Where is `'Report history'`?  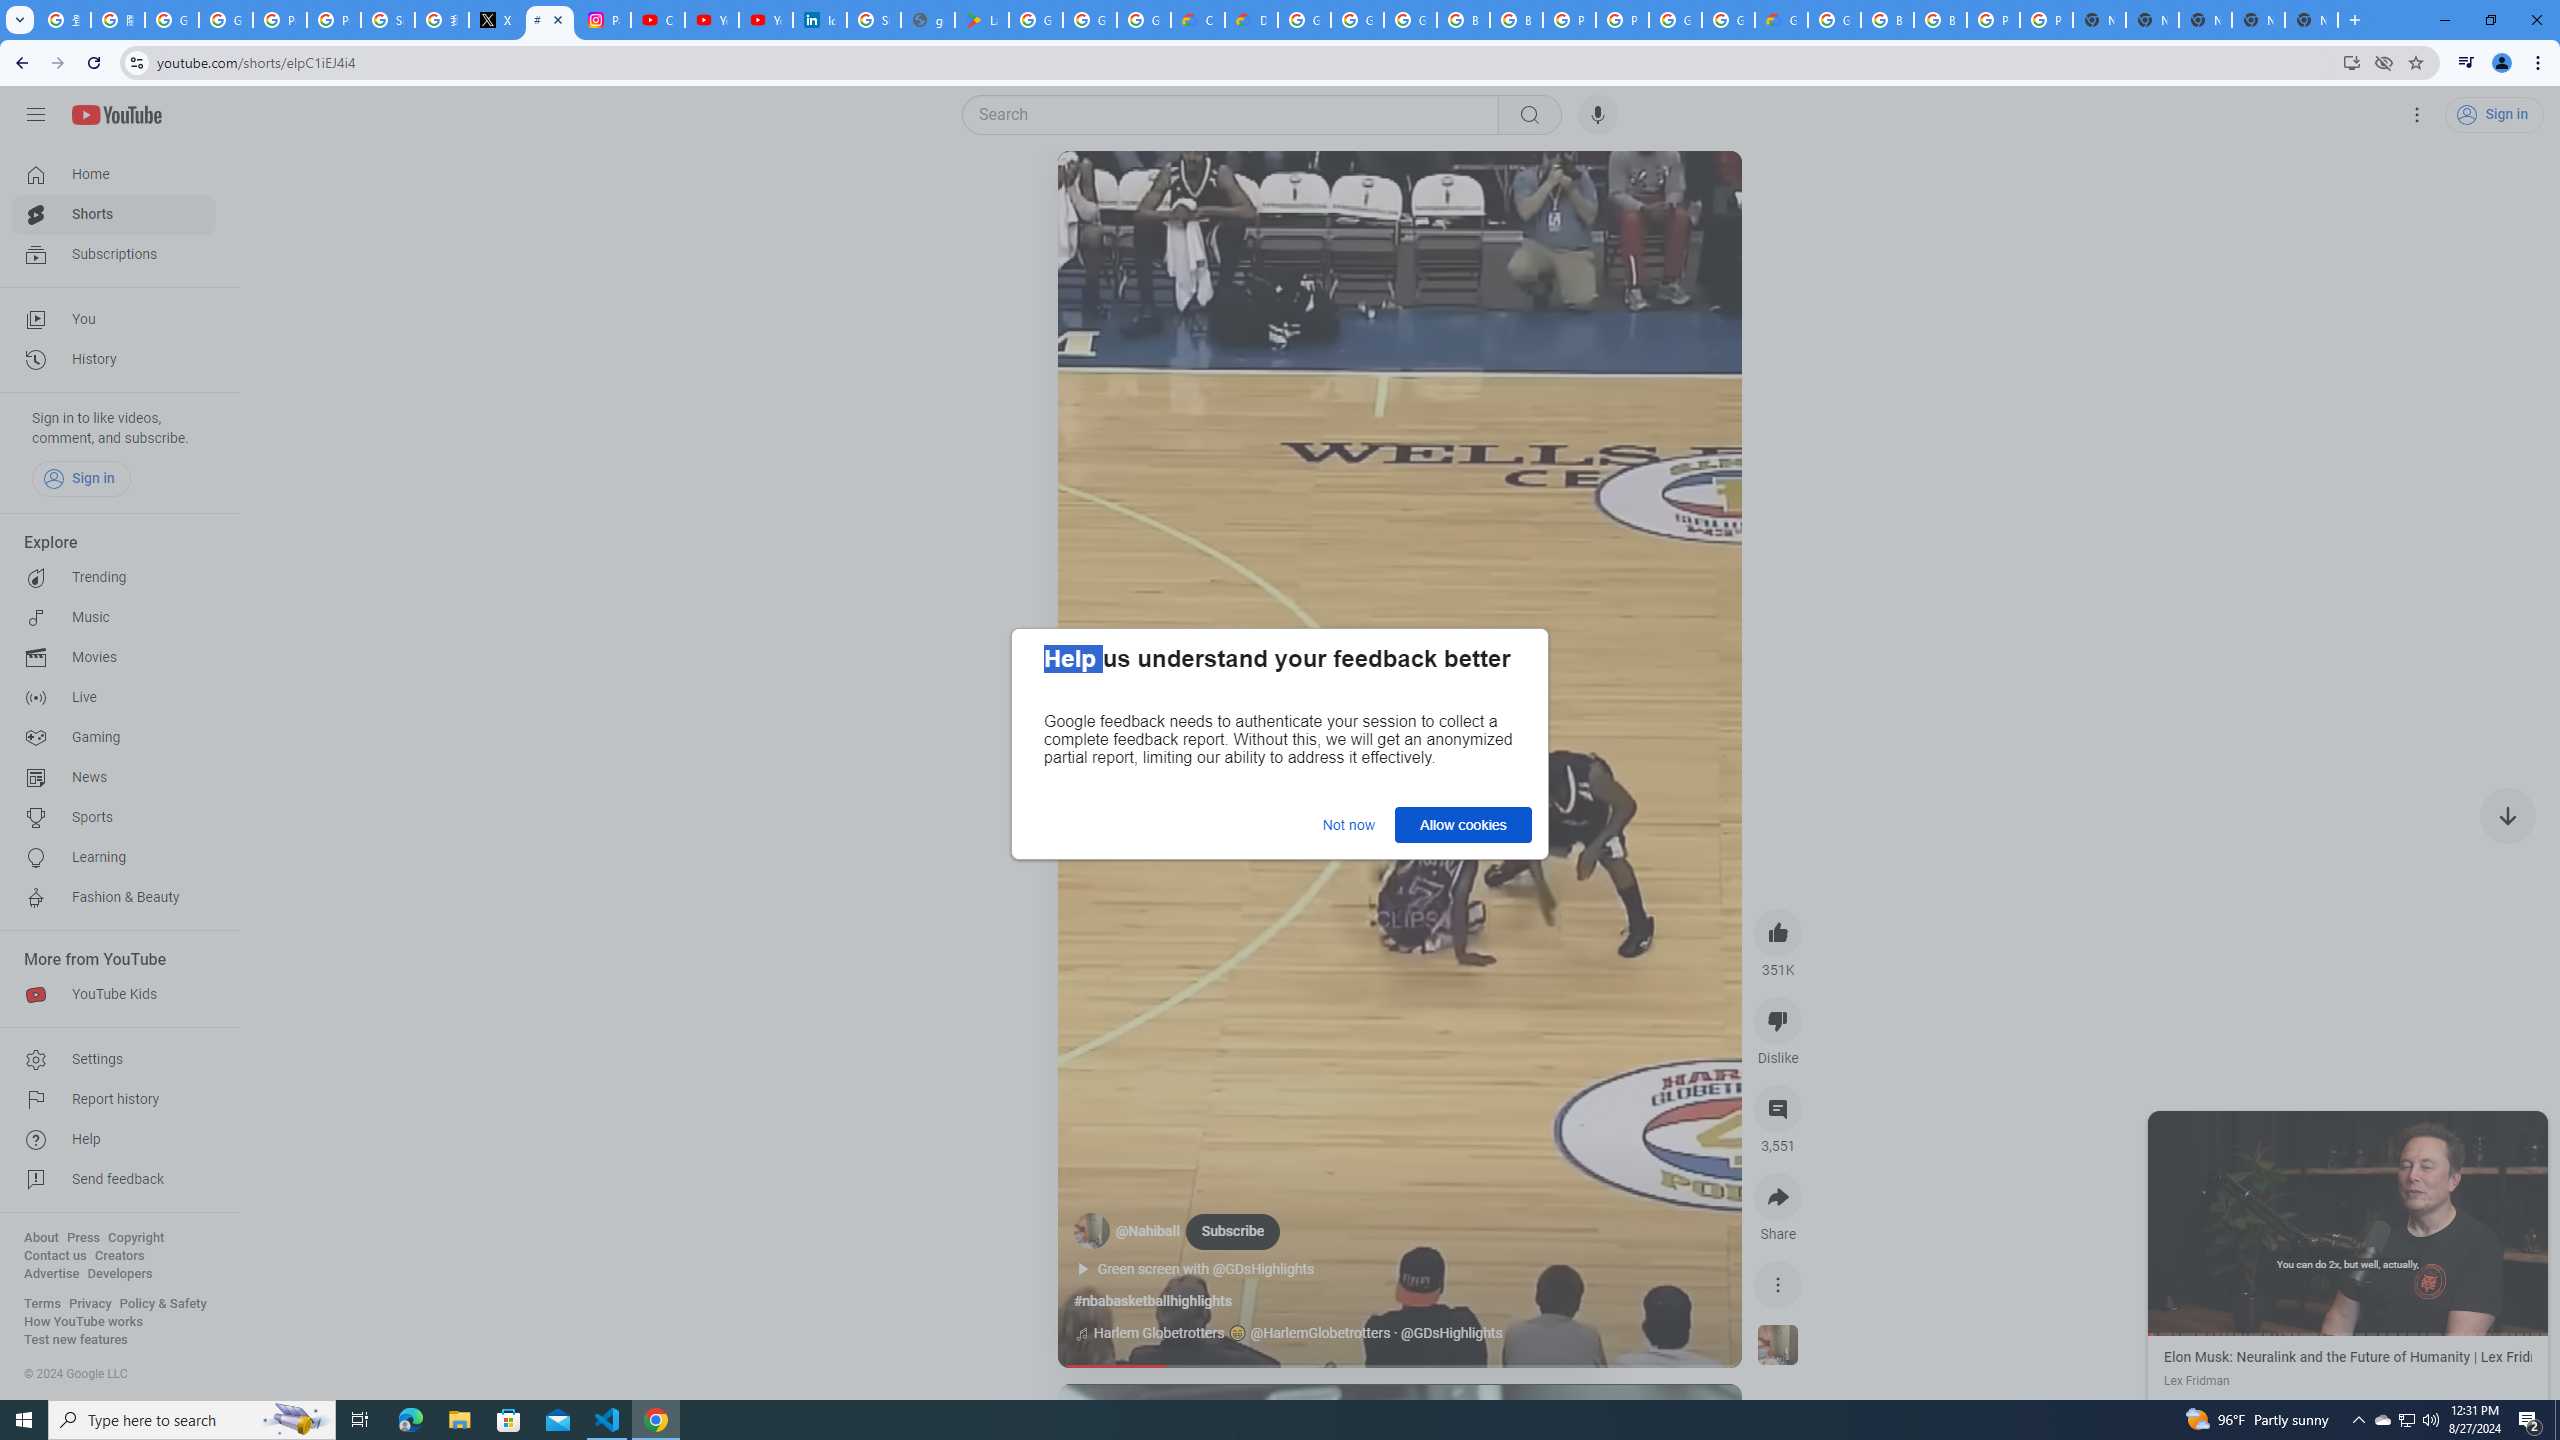 'Report history' is located at coordinates (113, 1099).